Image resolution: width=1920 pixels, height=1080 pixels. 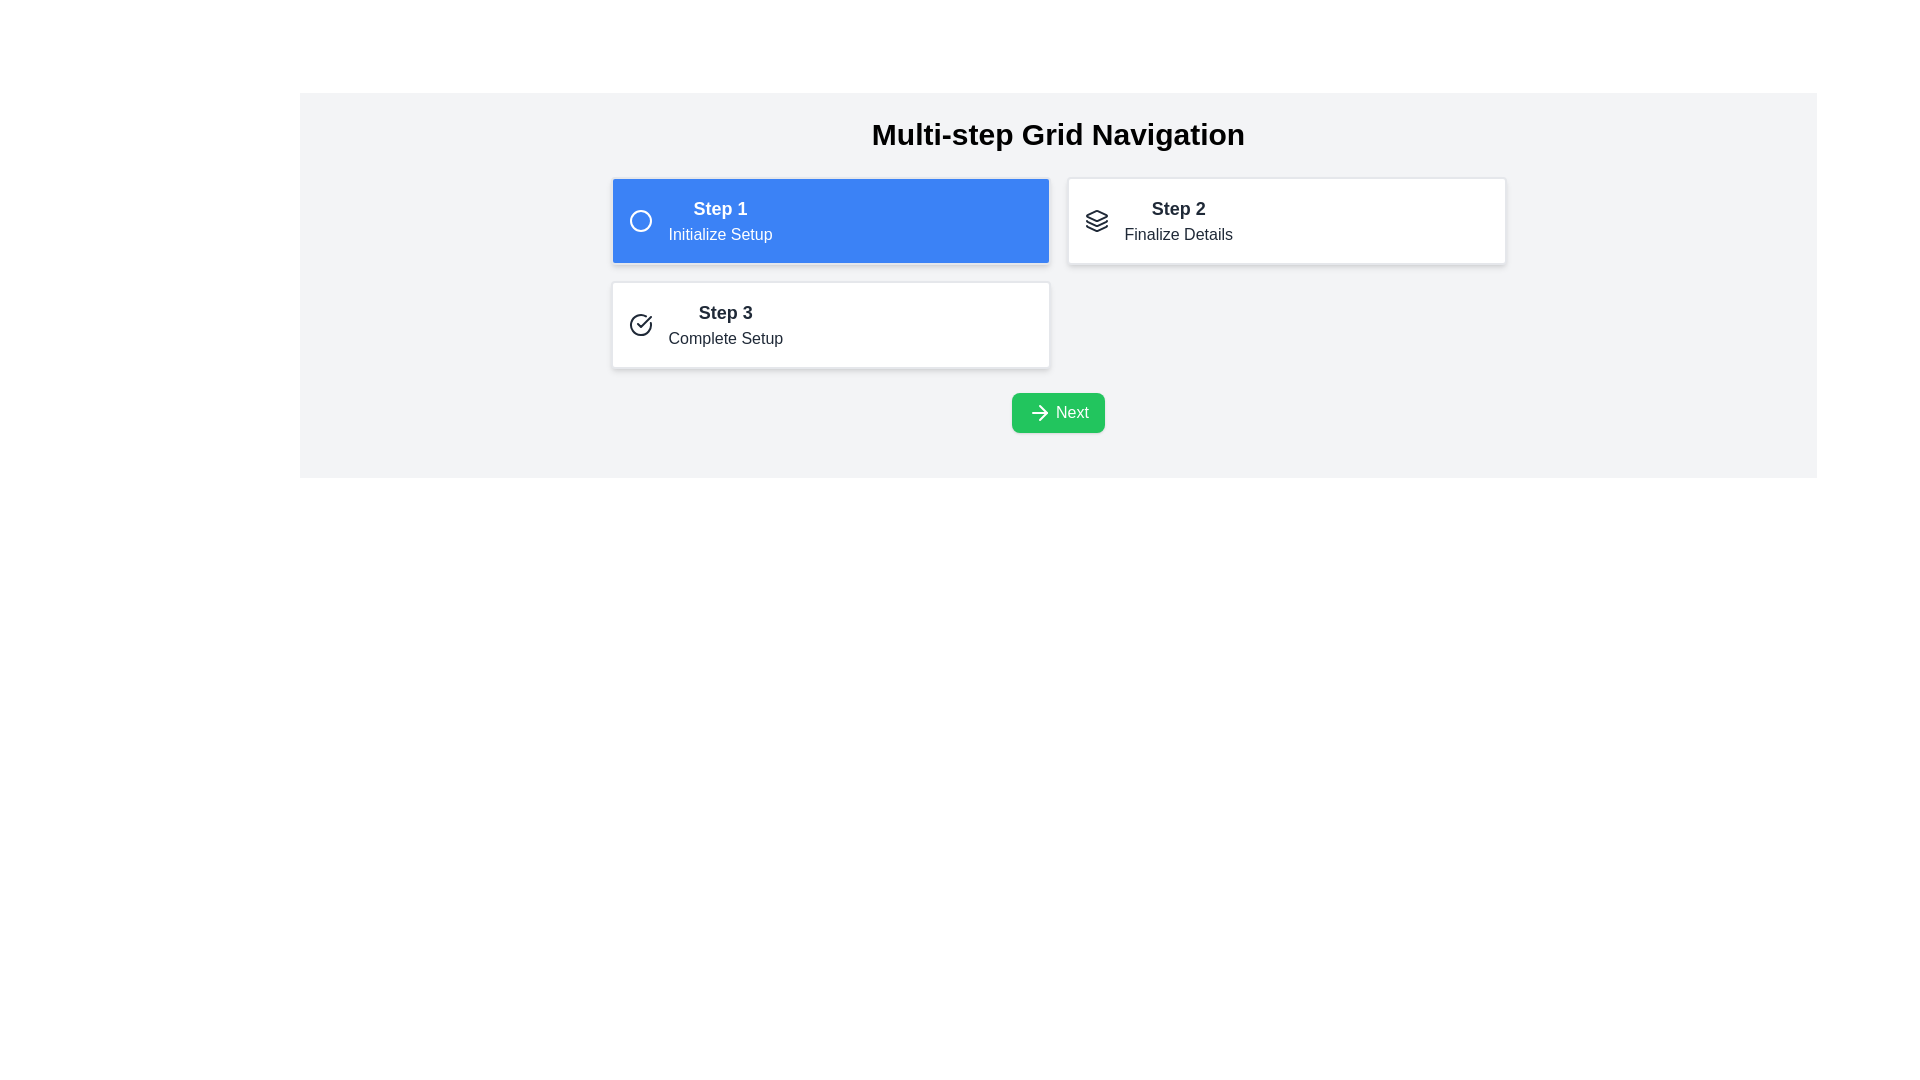 I want to click on the 'Next' button with a green background and white text located at the bottom right of the multi-step navigation interface to visualize hover effects, so click(x=1057, y=411).